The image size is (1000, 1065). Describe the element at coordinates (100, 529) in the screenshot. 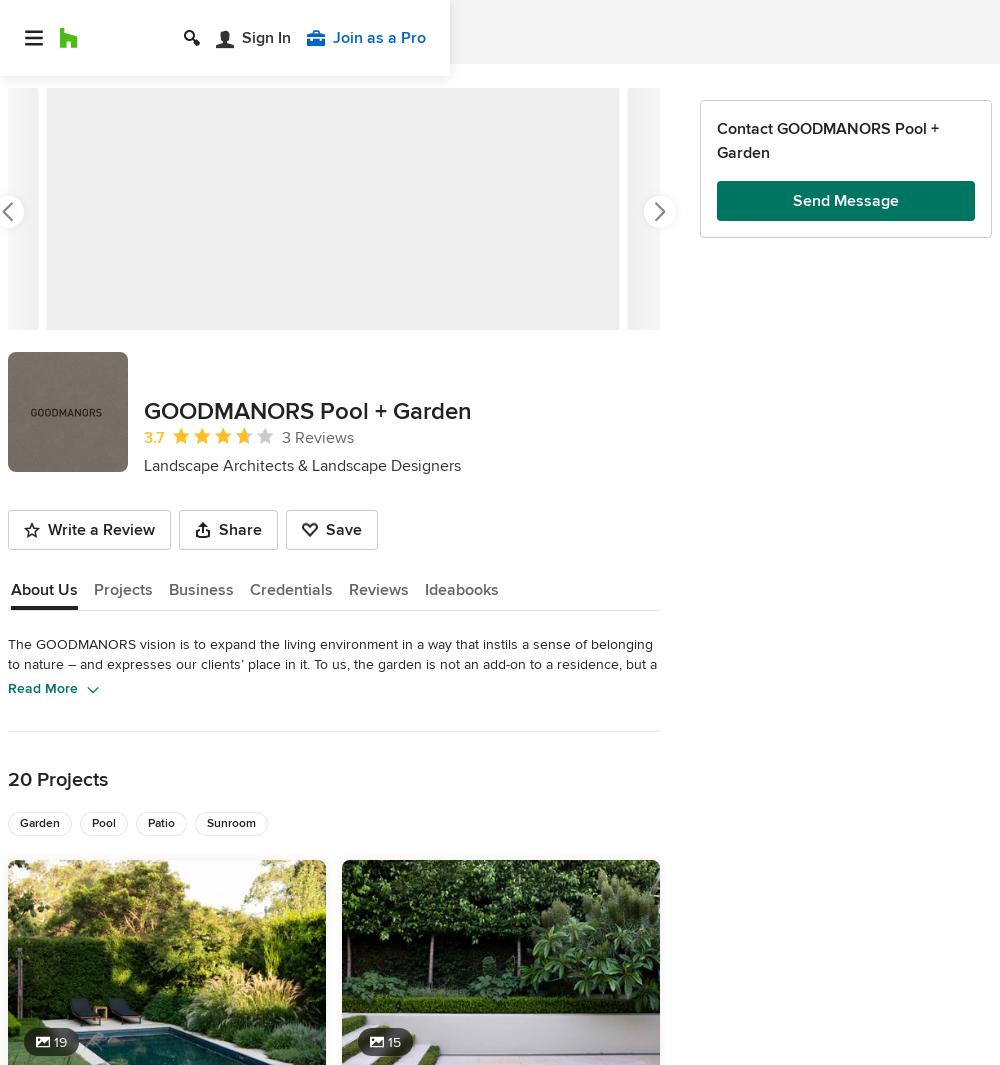

I see `'Write a Review'` at that location.